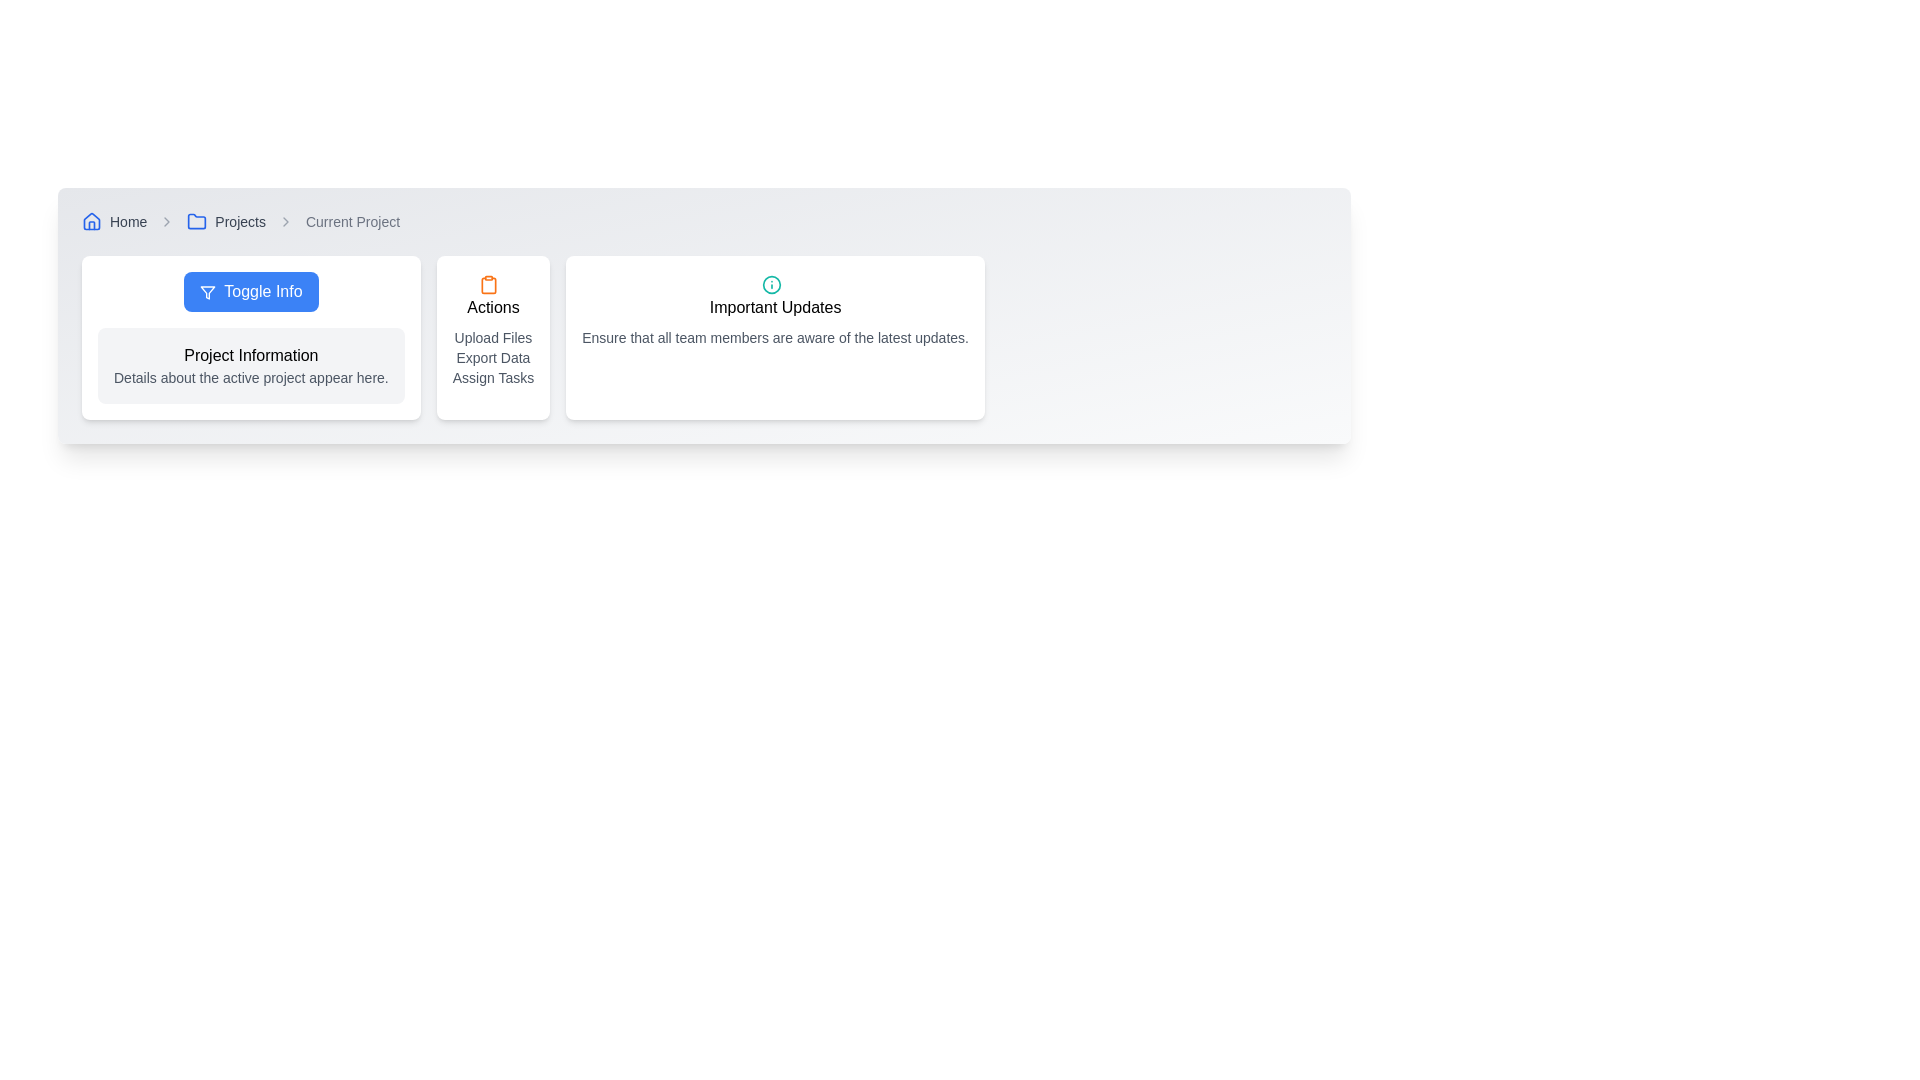 The width and height of the screenshot is (1920, 1080). Describe the element at coordinates (90, 220) in the screenshot. I see `the house-shaped icon at the start of the breadcrumb navigation bar, which is stylized and outlined in blue, representing the 'Home' link` at that location.